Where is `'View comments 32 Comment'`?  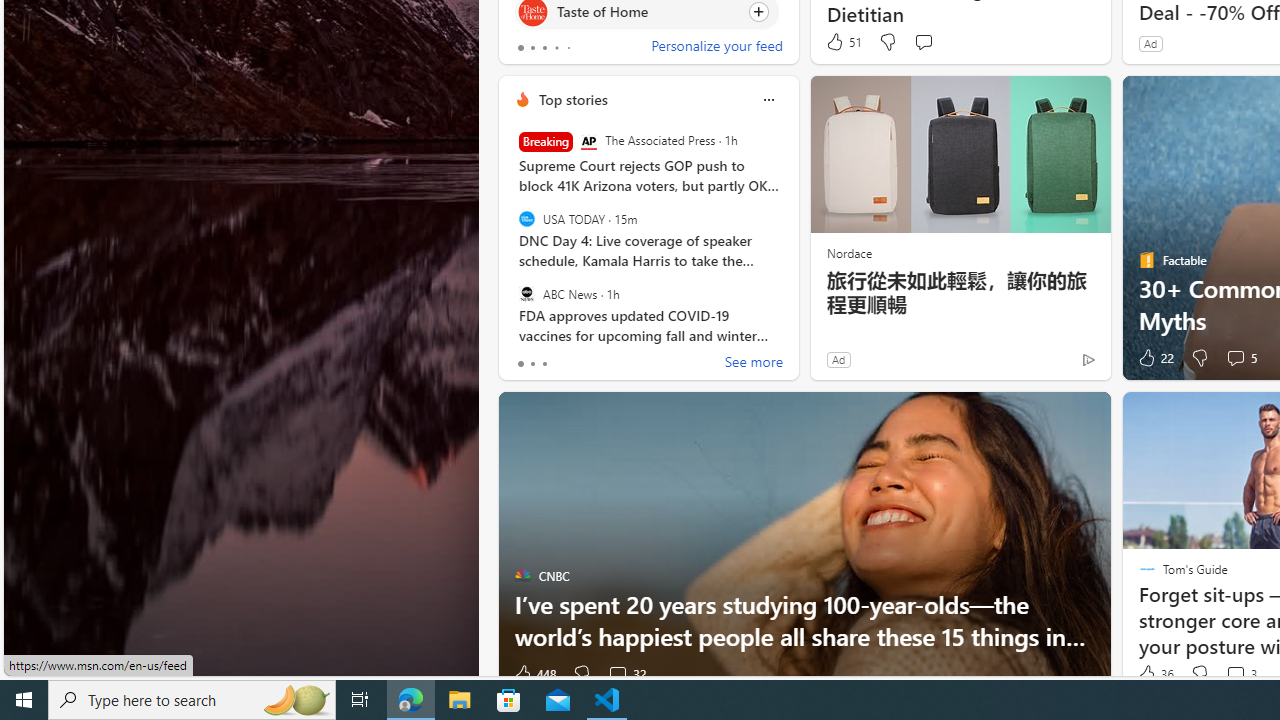 'View comments 32 Comment' is located at coordinates (616, 673).